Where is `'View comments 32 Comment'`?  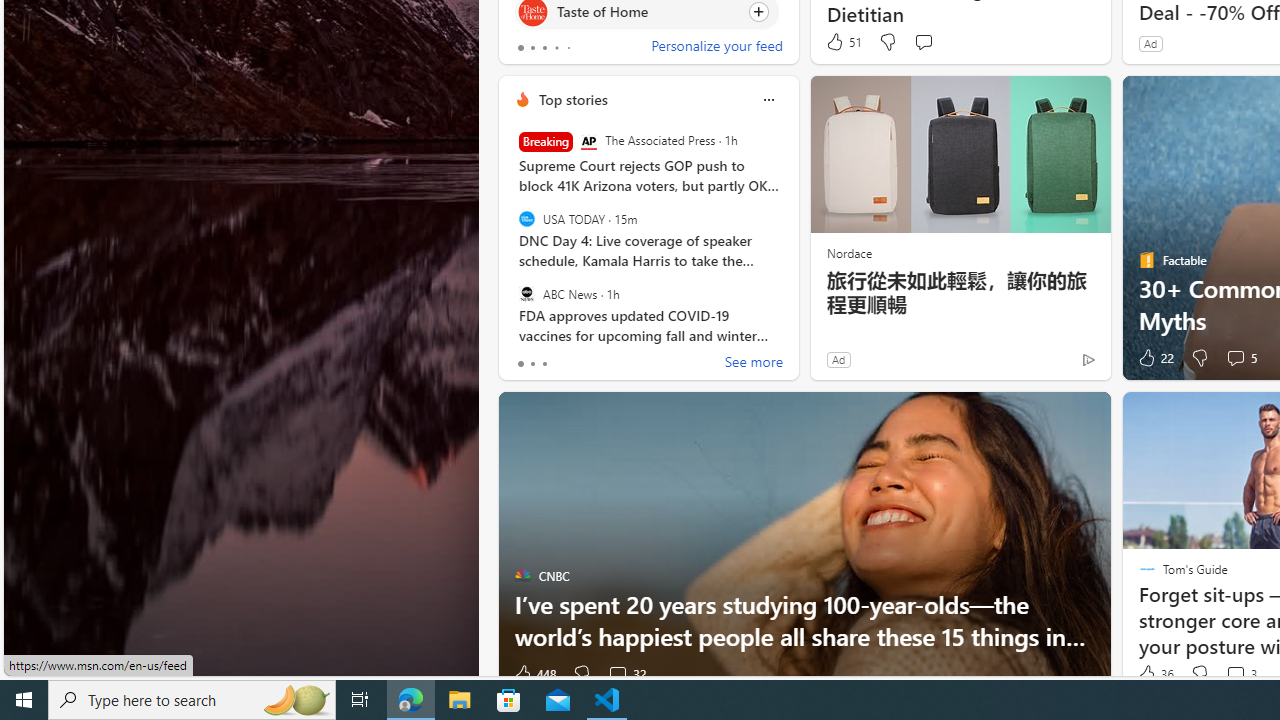 'View comments 32 Comment' is located at coordinates (616, 673).